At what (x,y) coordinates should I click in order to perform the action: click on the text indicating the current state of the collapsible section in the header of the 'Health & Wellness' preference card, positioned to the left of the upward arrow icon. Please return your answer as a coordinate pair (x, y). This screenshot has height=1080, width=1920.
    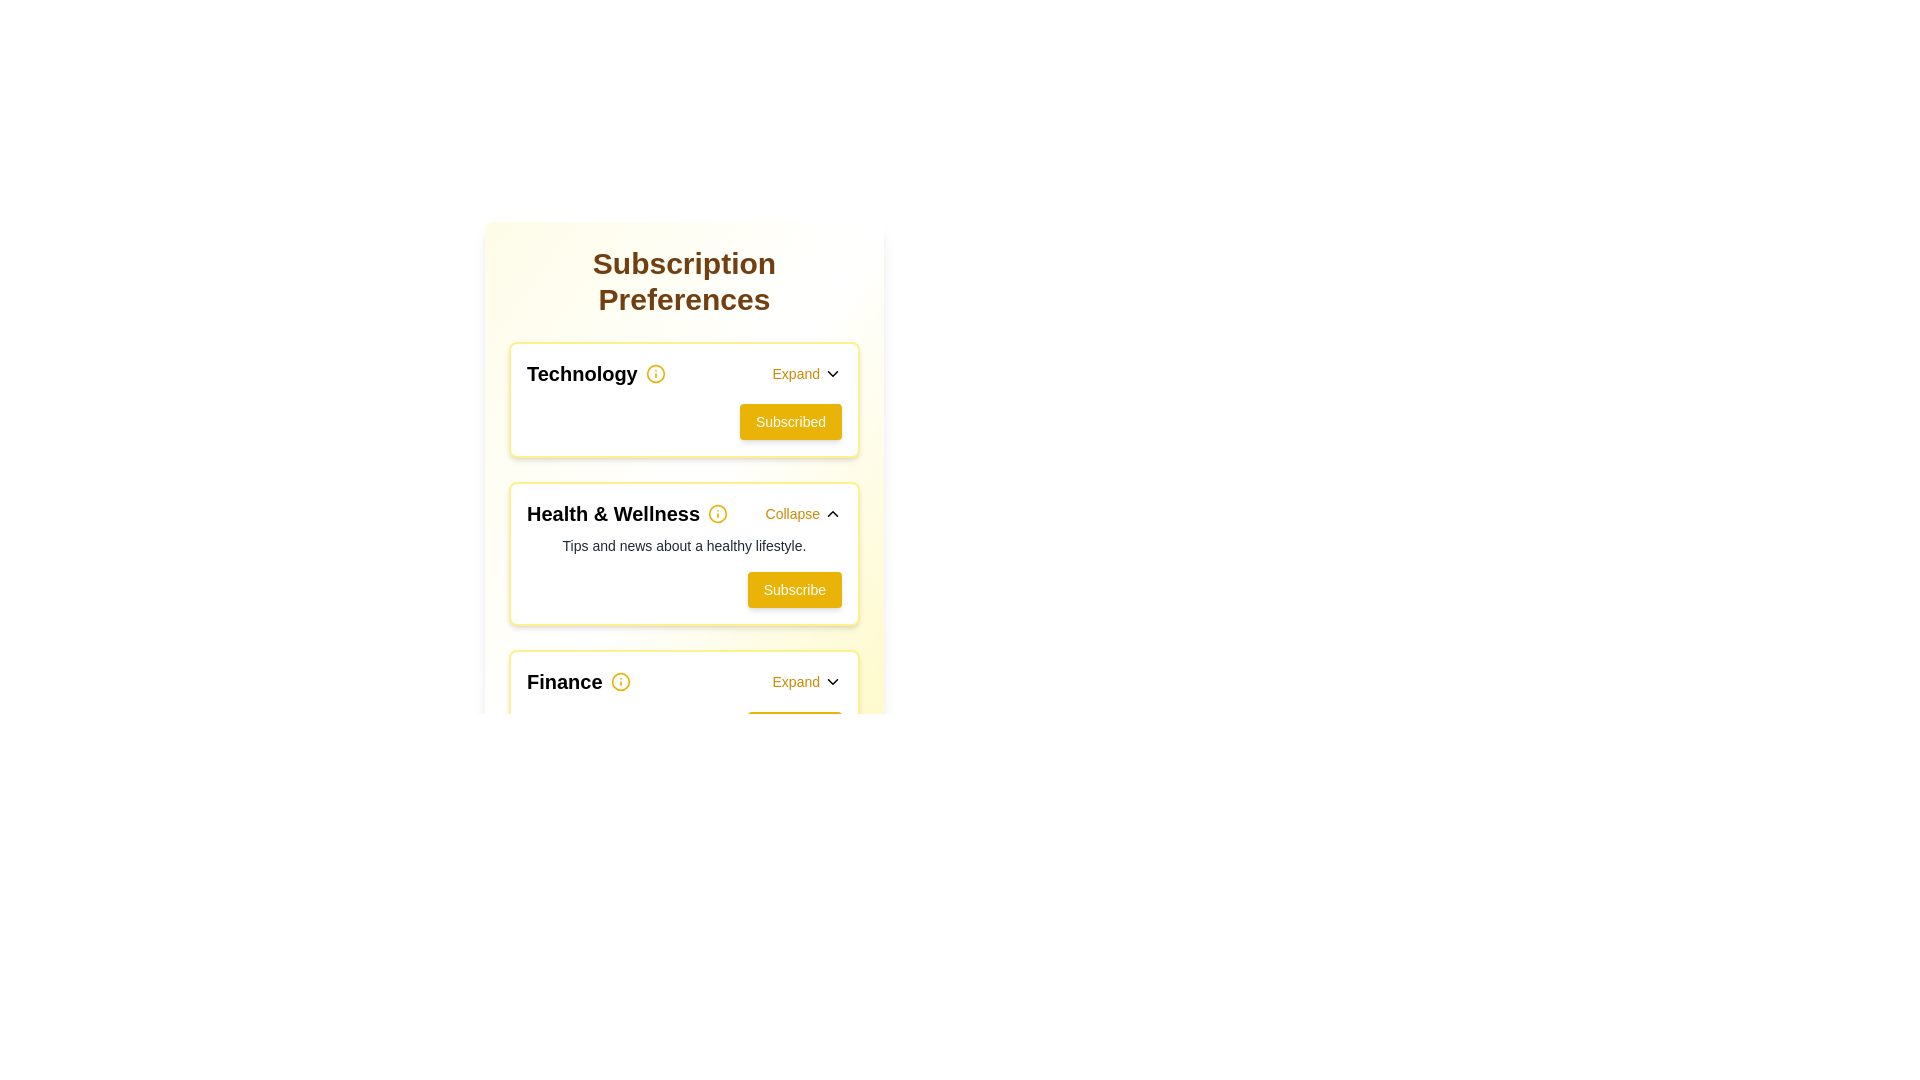
    Looking at the image, I should click on (791, 512).